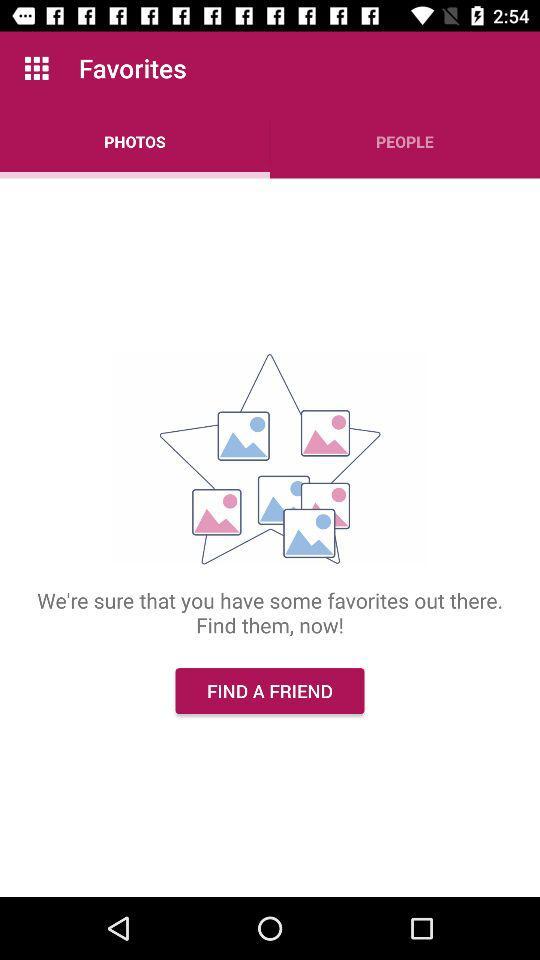 The width and height of the screenshot is (540, 960). I want to click on app to the left of favorites icon, so click(36, 68).